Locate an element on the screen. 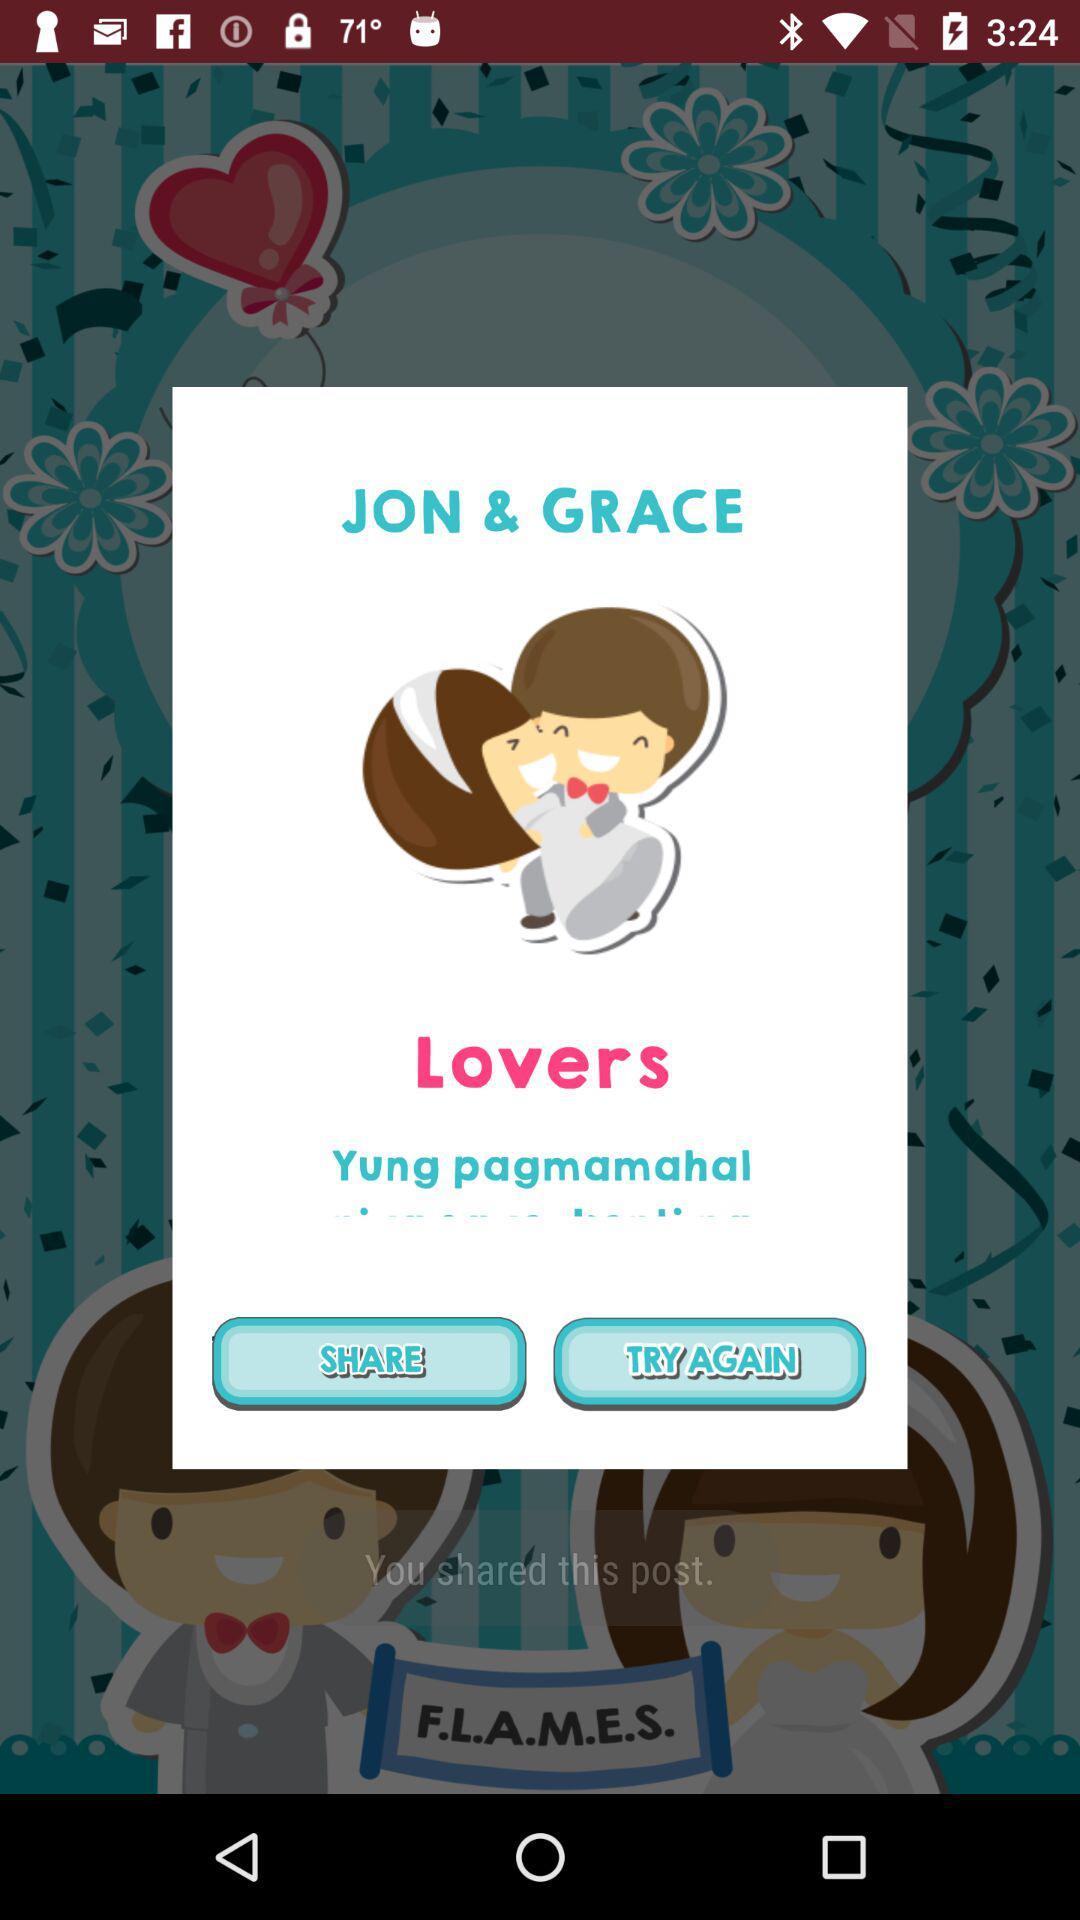  the item below yung pagmamahal niya is located at coordinates (709, 1362).